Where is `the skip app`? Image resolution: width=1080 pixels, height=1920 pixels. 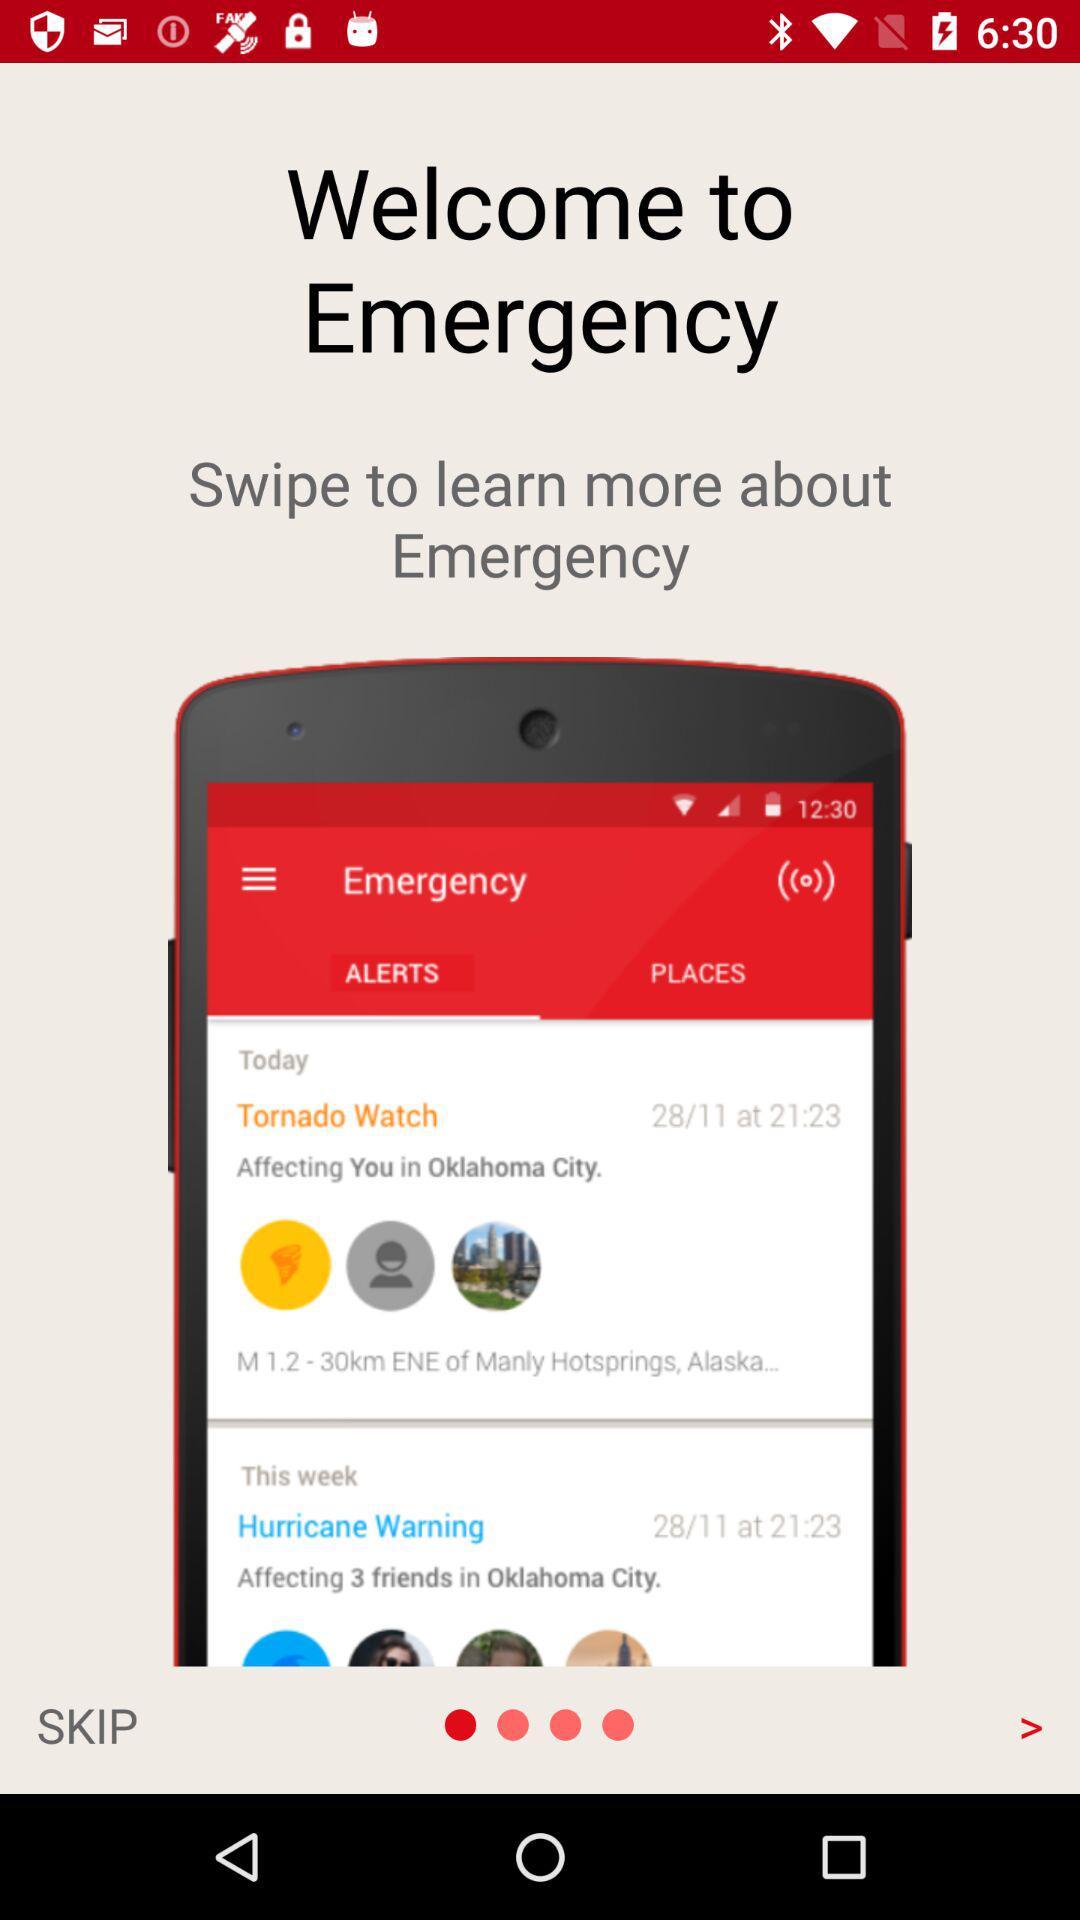
the skip app is located at coordinates (186, 1723).